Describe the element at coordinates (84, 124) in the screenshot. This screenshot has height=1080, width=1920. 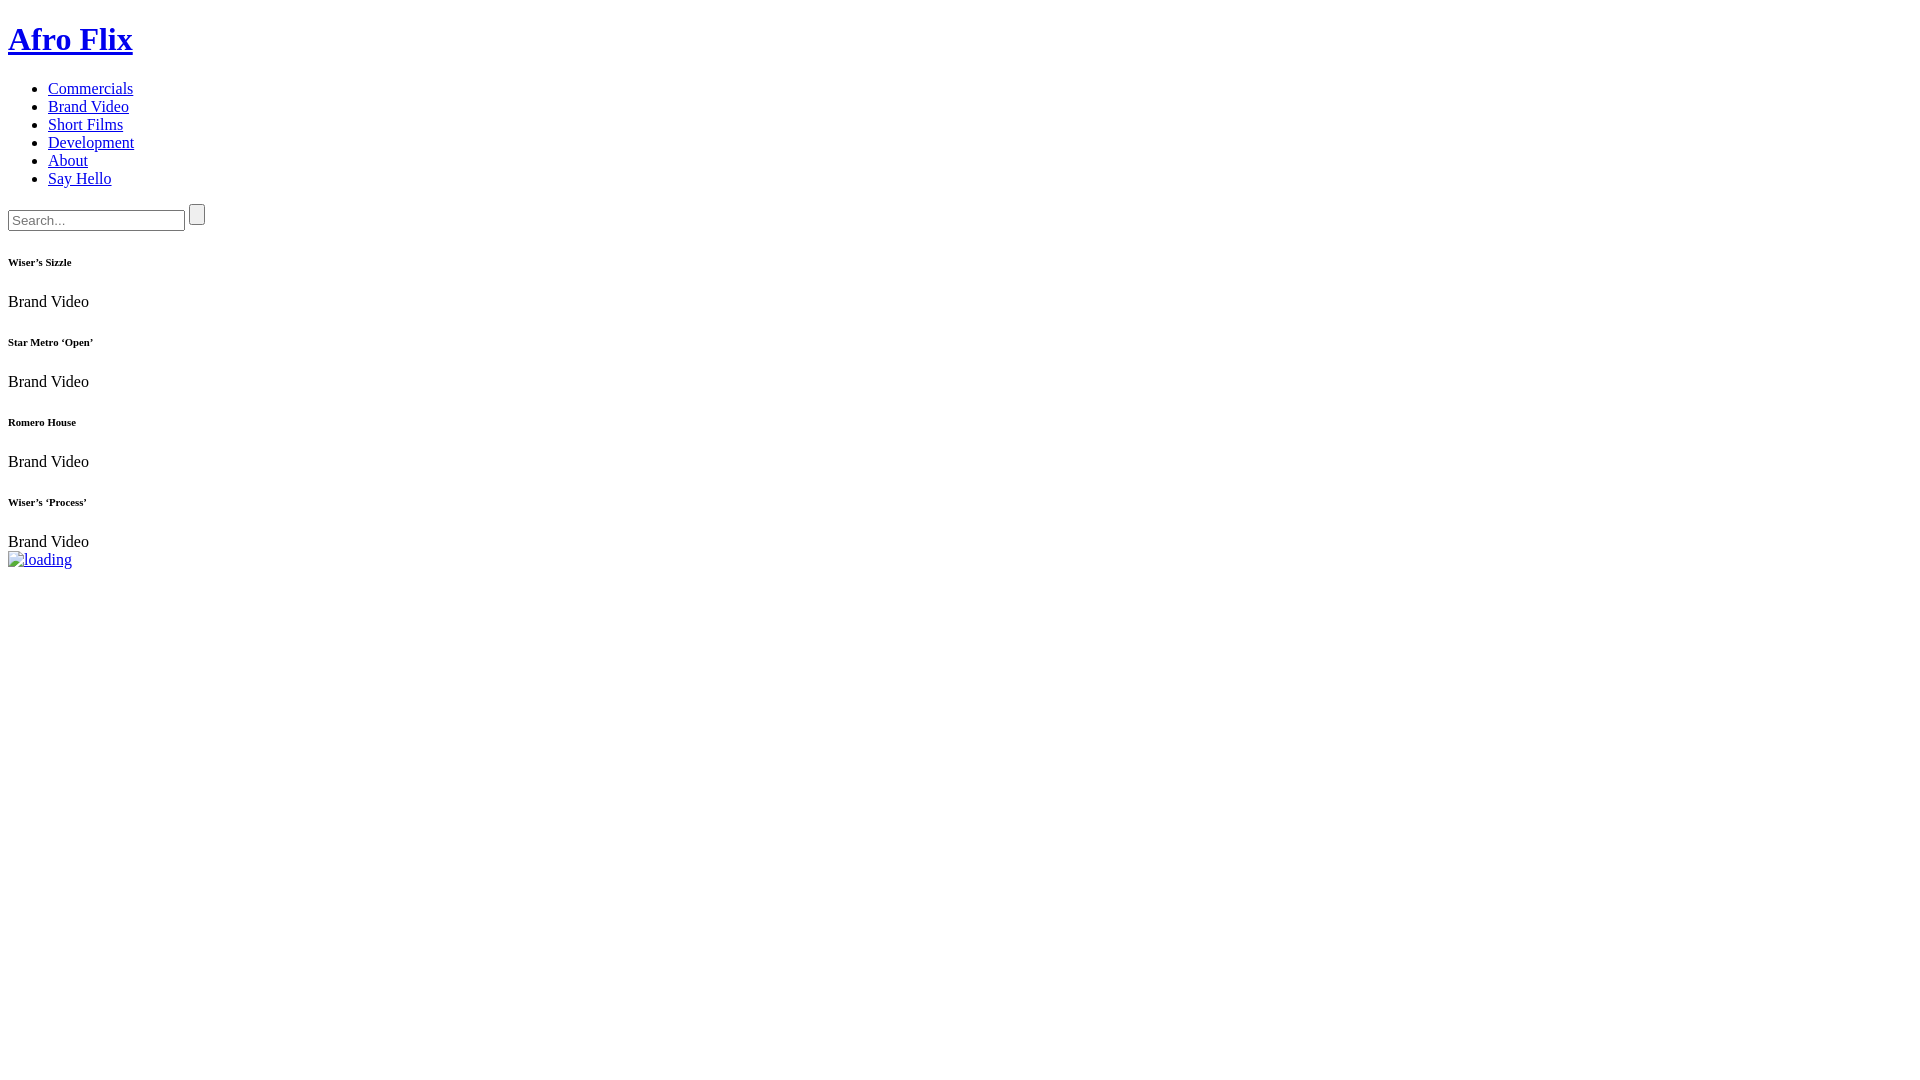
I see `'Short Films'` at that location.